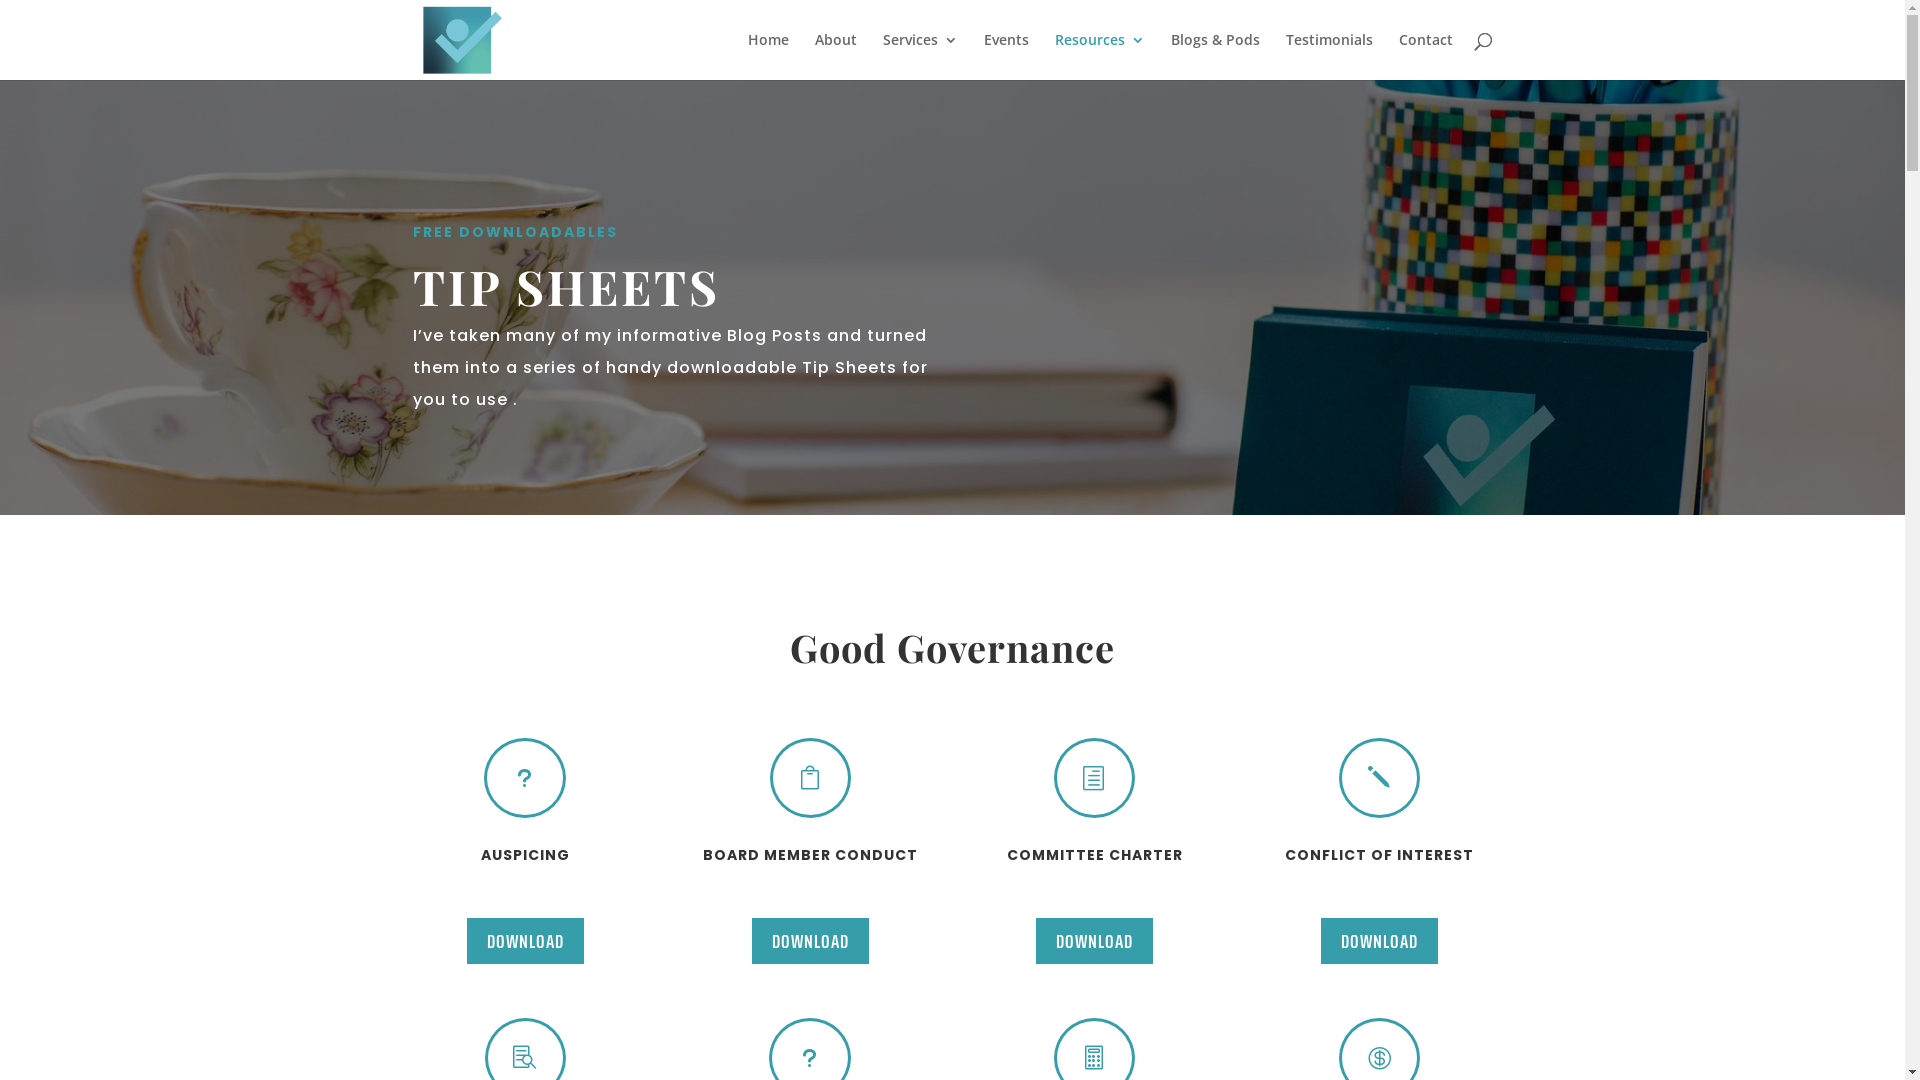 The image size is (1920, 1080). What do you see at coordinates (1396, 55) in the screenshot?
I see `'Contact'` at bounding box center [1396, 55].